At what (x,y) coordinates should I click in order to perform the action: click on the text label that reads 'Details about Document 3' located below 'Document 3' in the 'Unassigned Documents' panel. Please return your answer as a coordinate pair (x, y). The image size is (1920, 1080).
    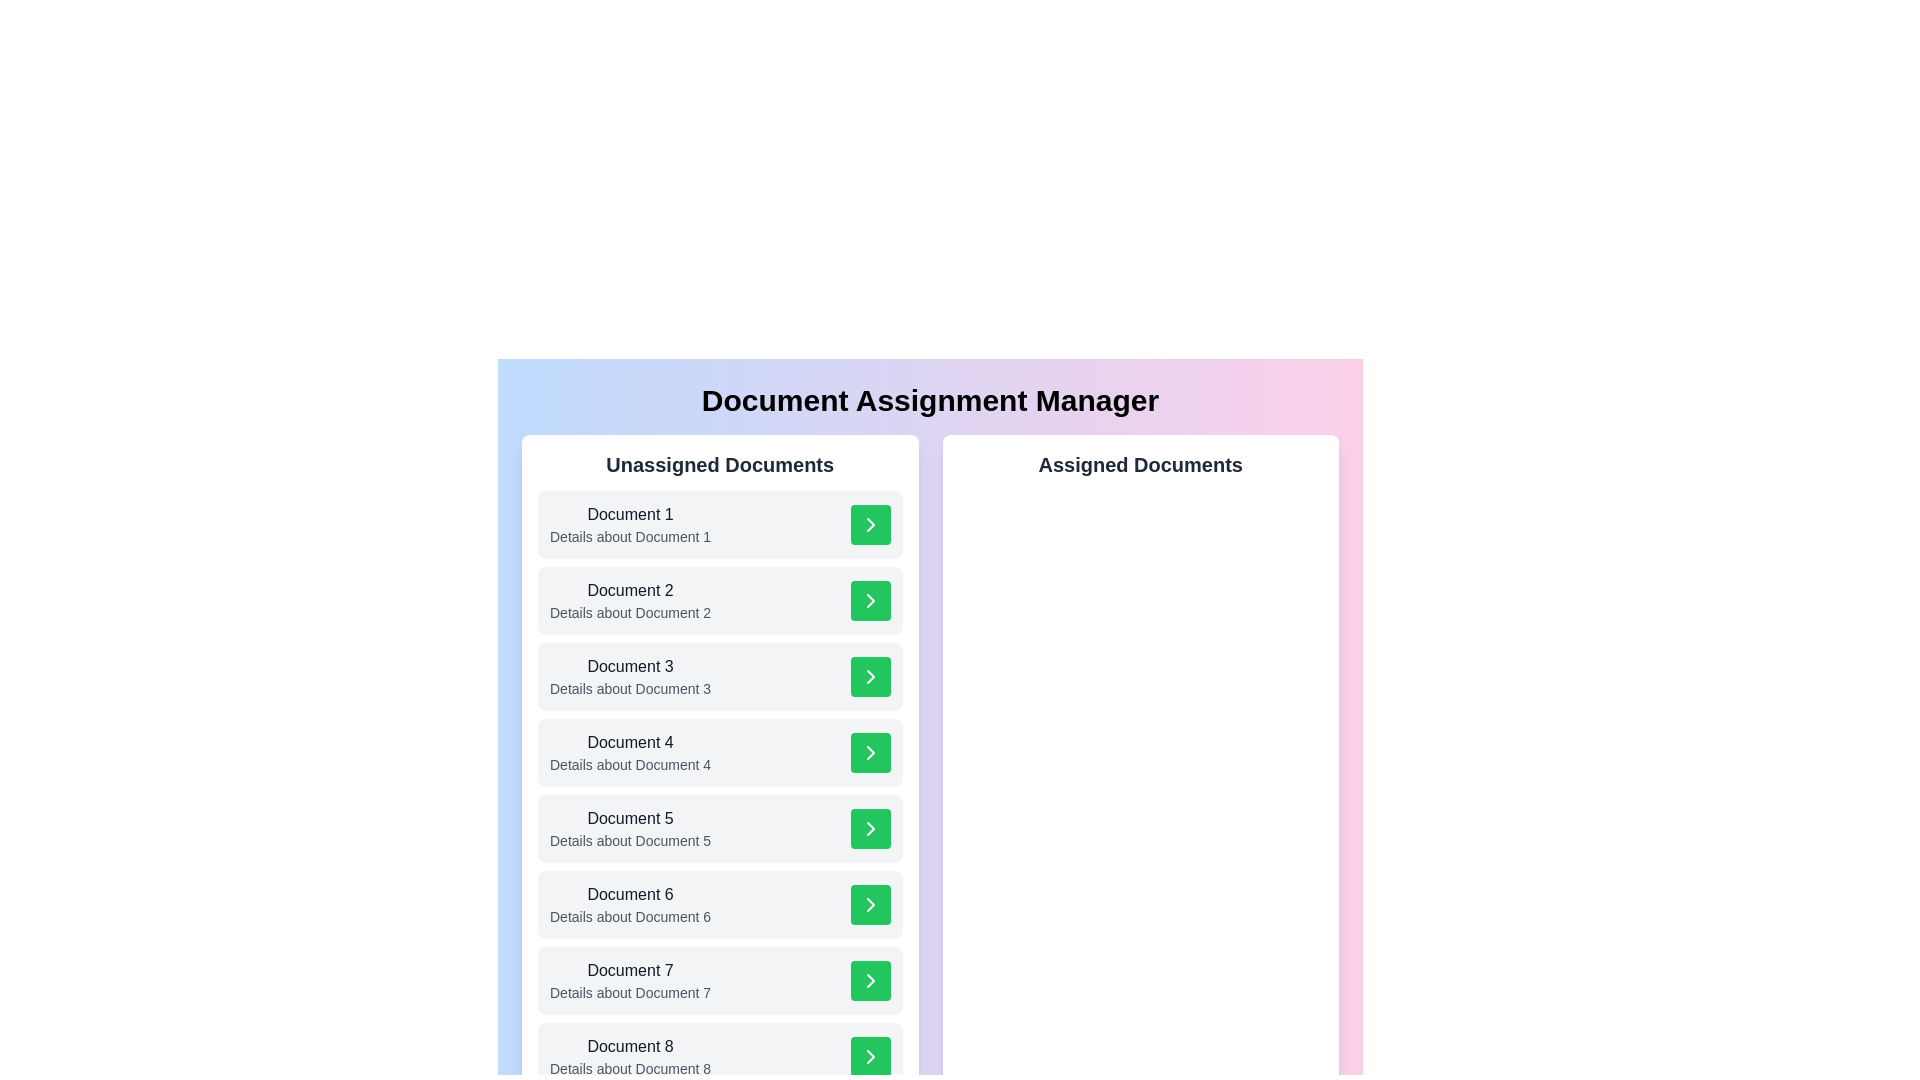
    Looking at the image, I should click on (629, 688).